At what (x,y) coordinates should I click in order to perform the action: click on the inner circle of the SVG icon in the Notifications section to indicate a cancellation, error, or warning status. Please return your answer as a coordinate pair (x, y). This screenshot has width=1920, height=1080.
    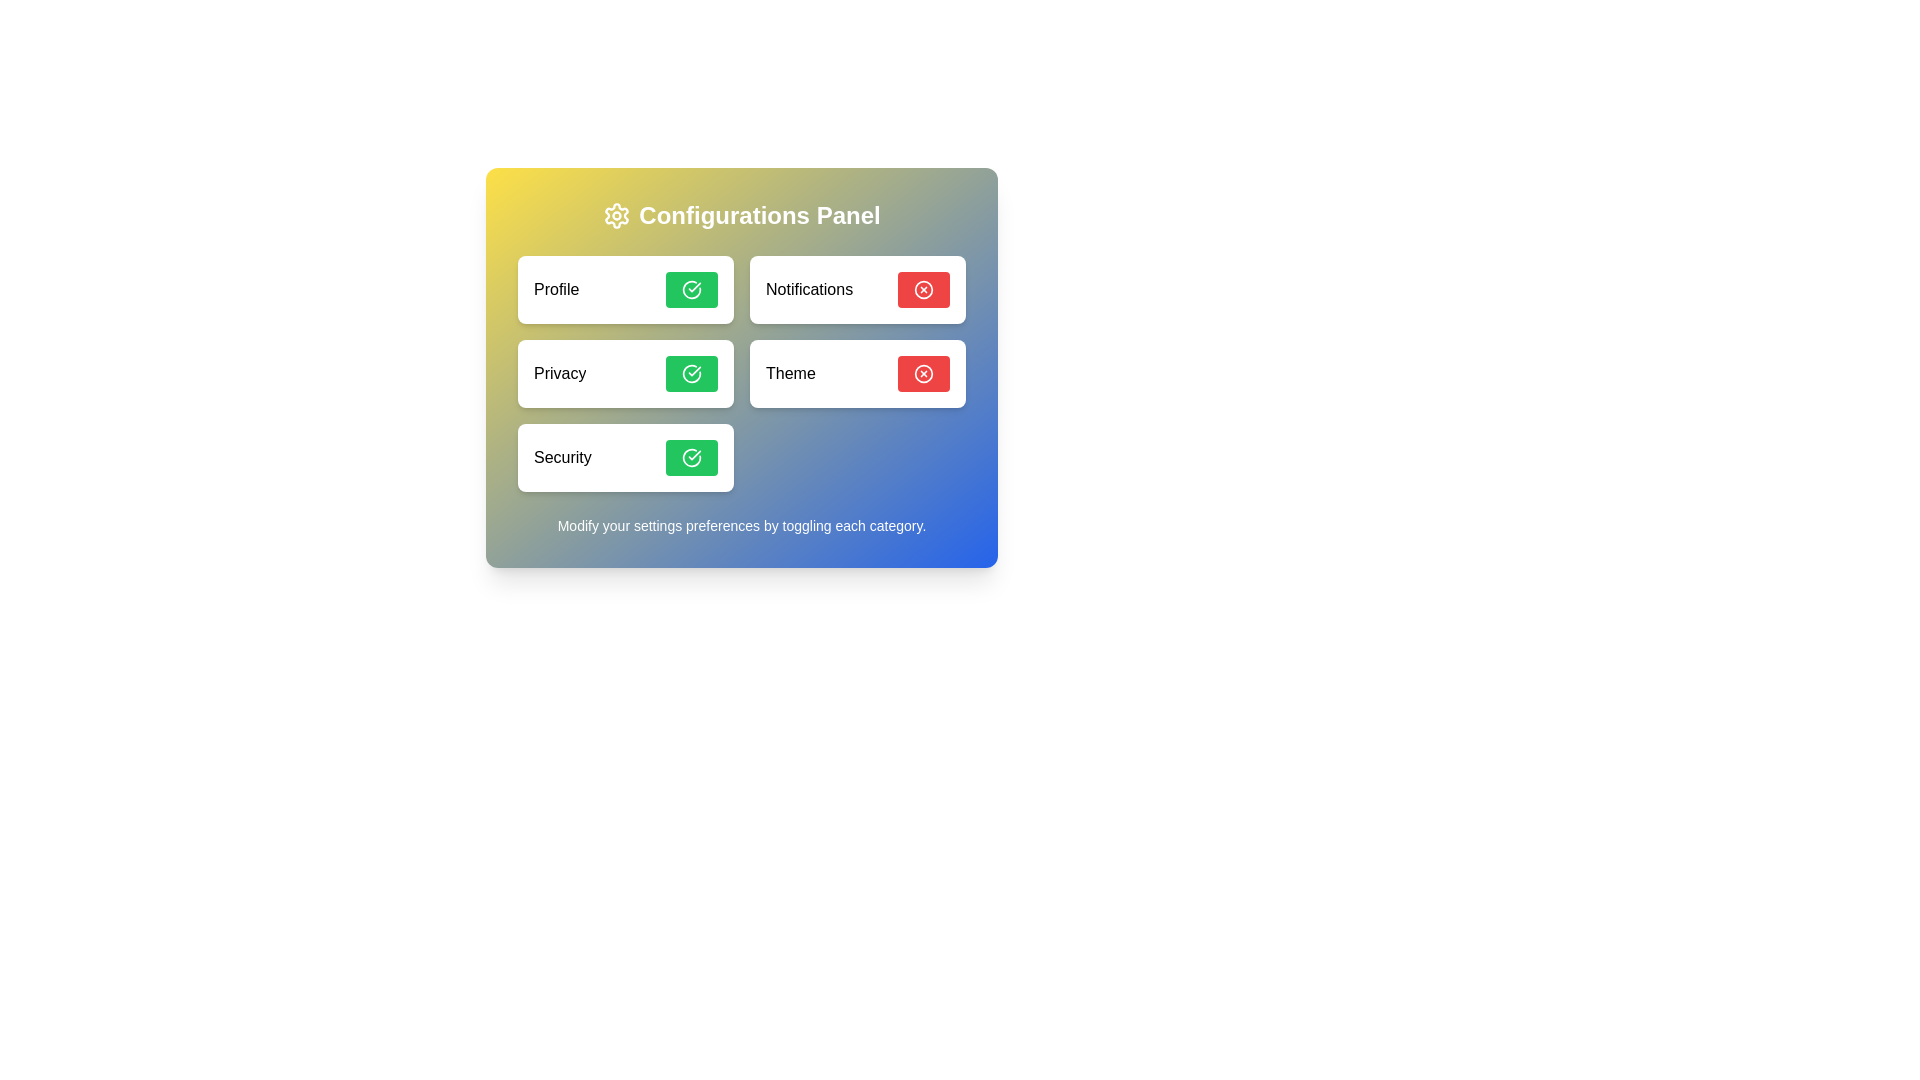
    Looking at the image, I should click on (923, 289).